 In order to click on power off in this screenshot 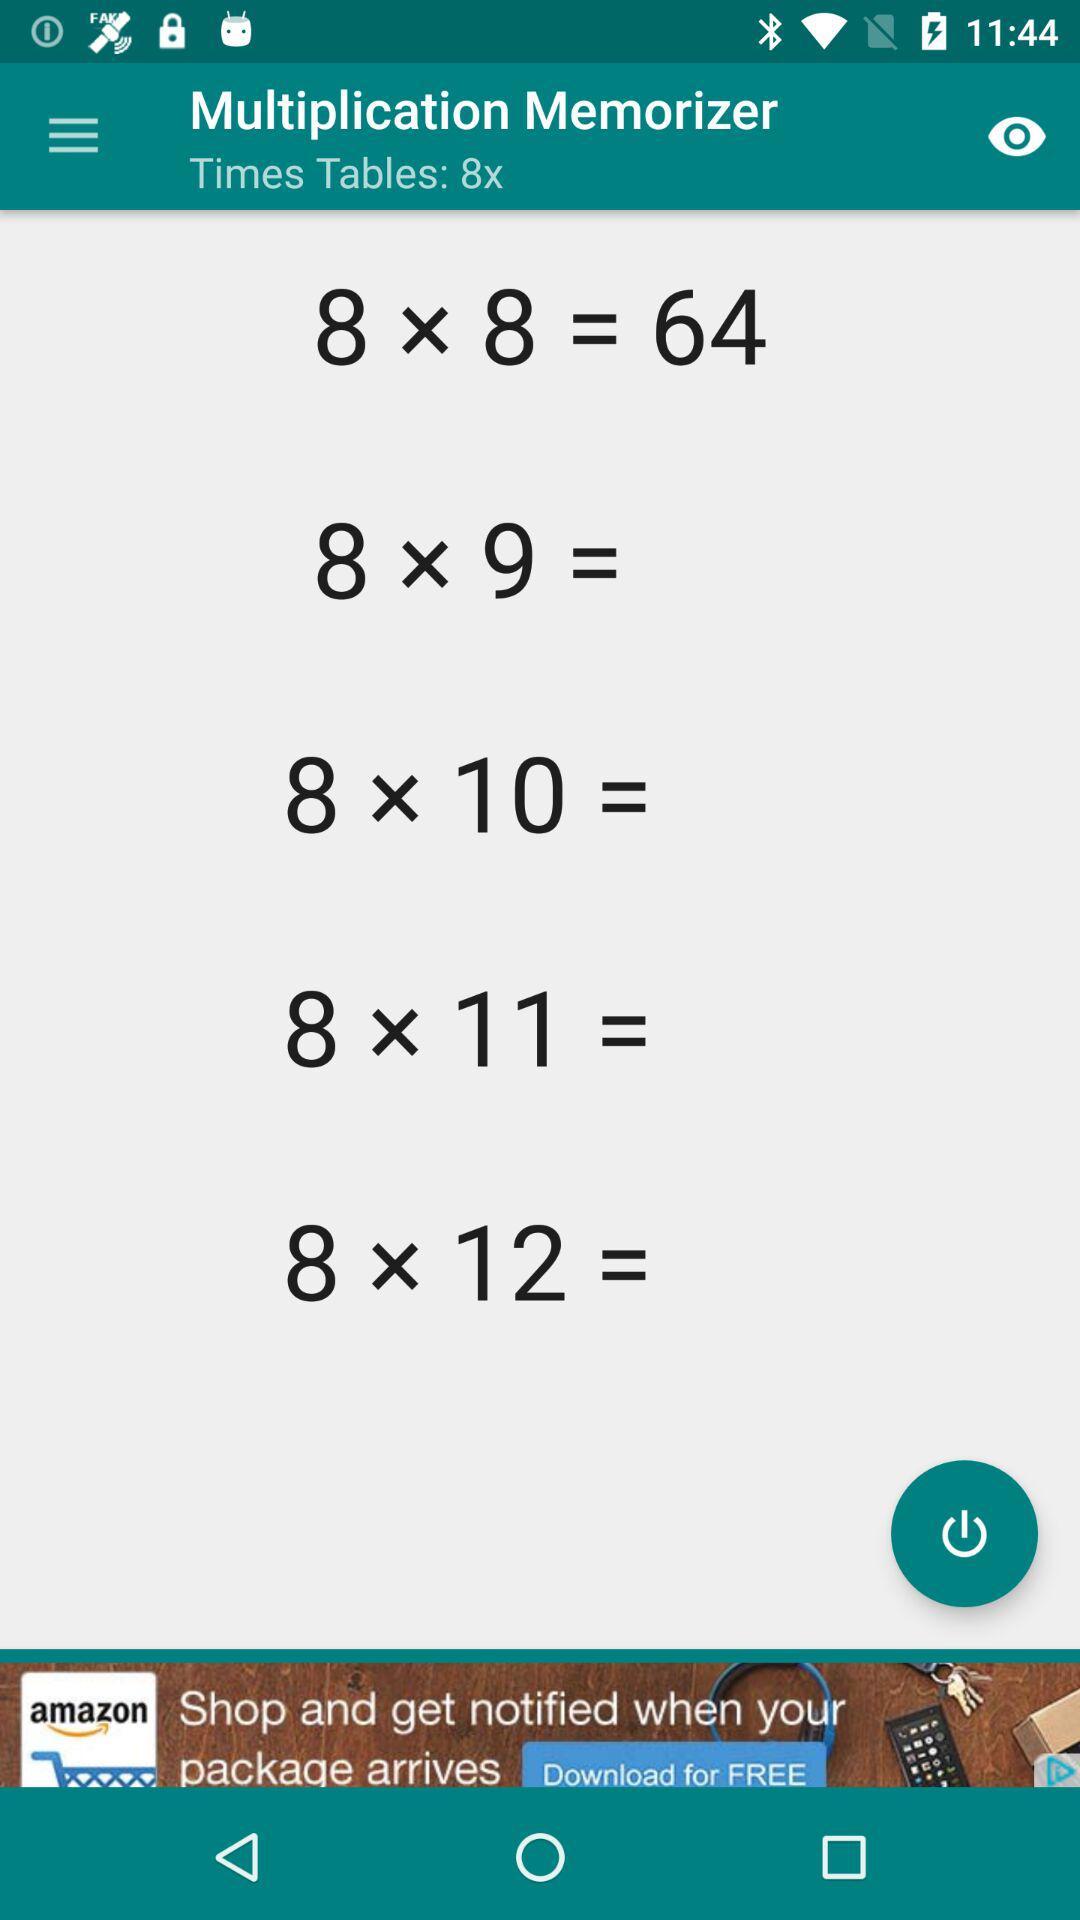, I will do `click(963, 1532)`.